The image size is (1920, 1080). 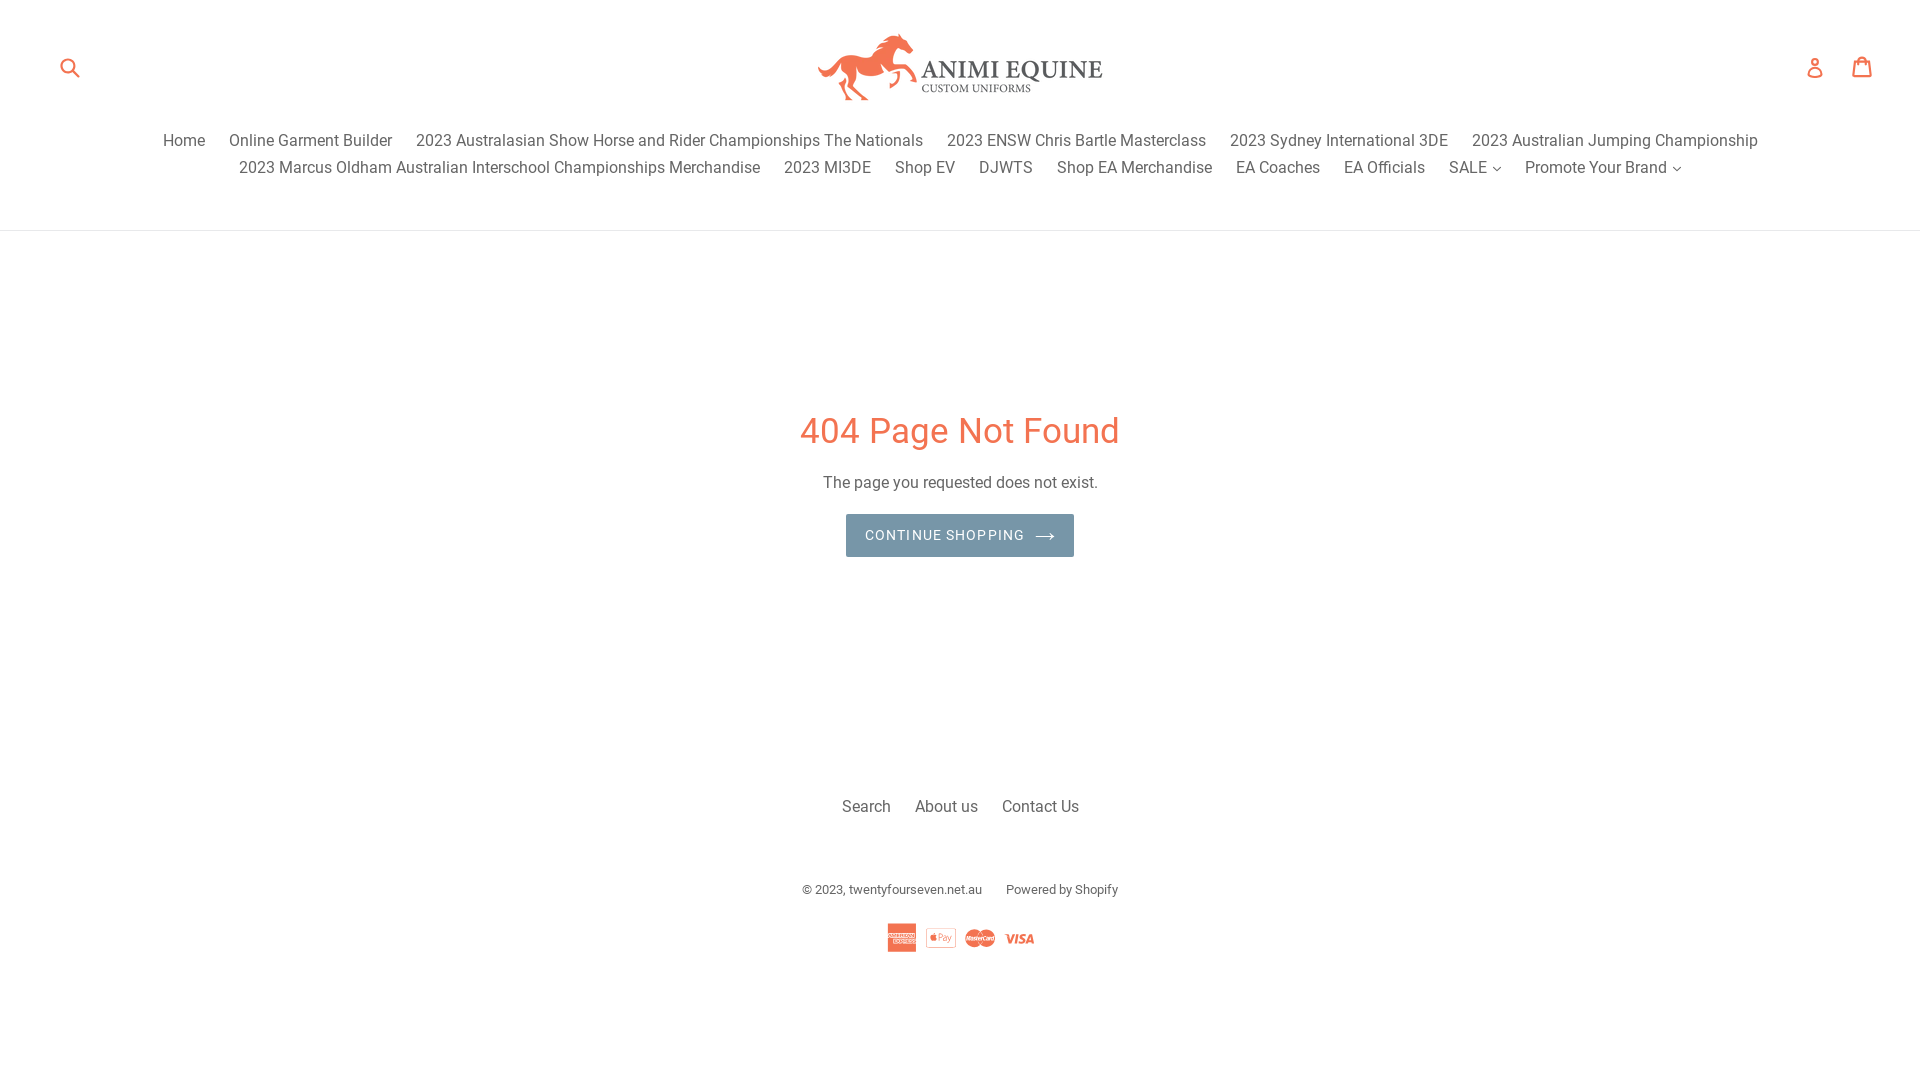 What do you see at coordinates (1814, 65) in the screenshot?
I see `'Log in'` at bounding box center [1814, 65].